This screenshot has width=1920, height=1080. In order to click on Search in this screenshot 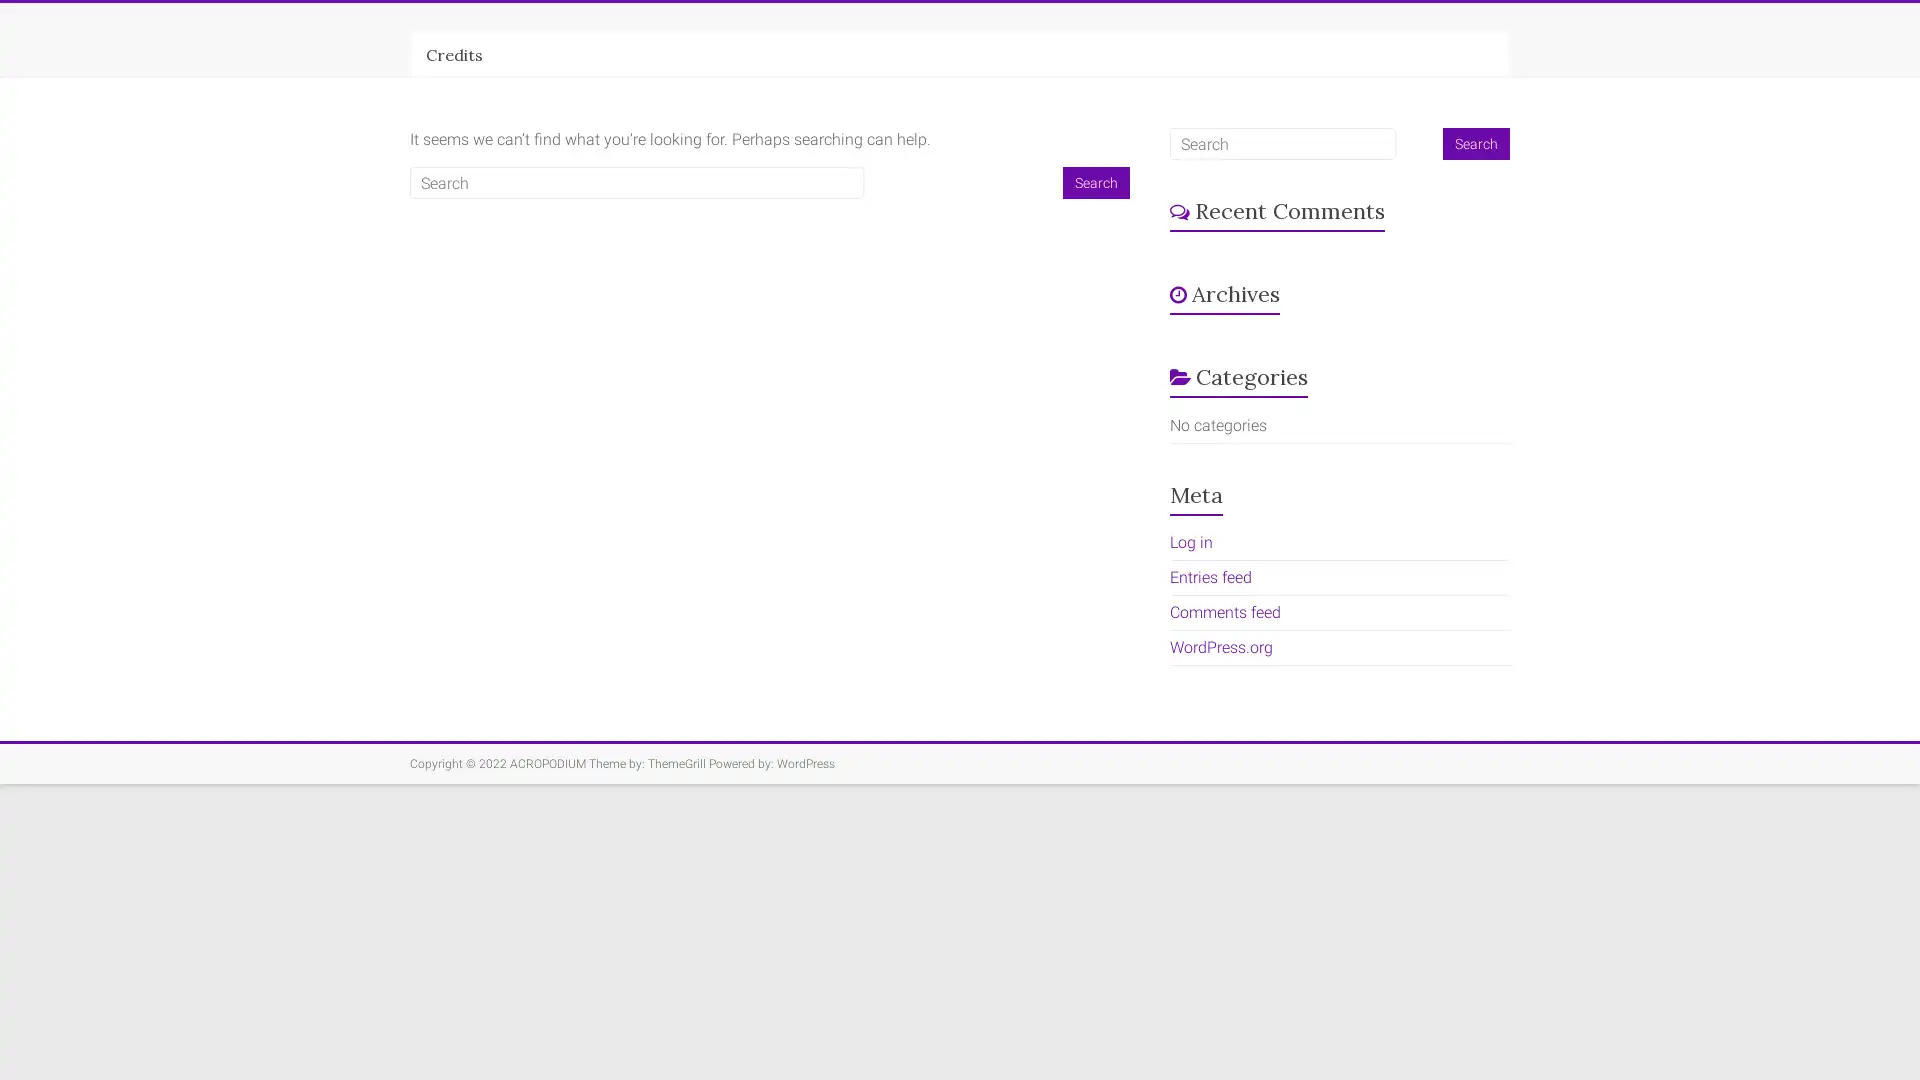, I will do `click(1095, 182)`.